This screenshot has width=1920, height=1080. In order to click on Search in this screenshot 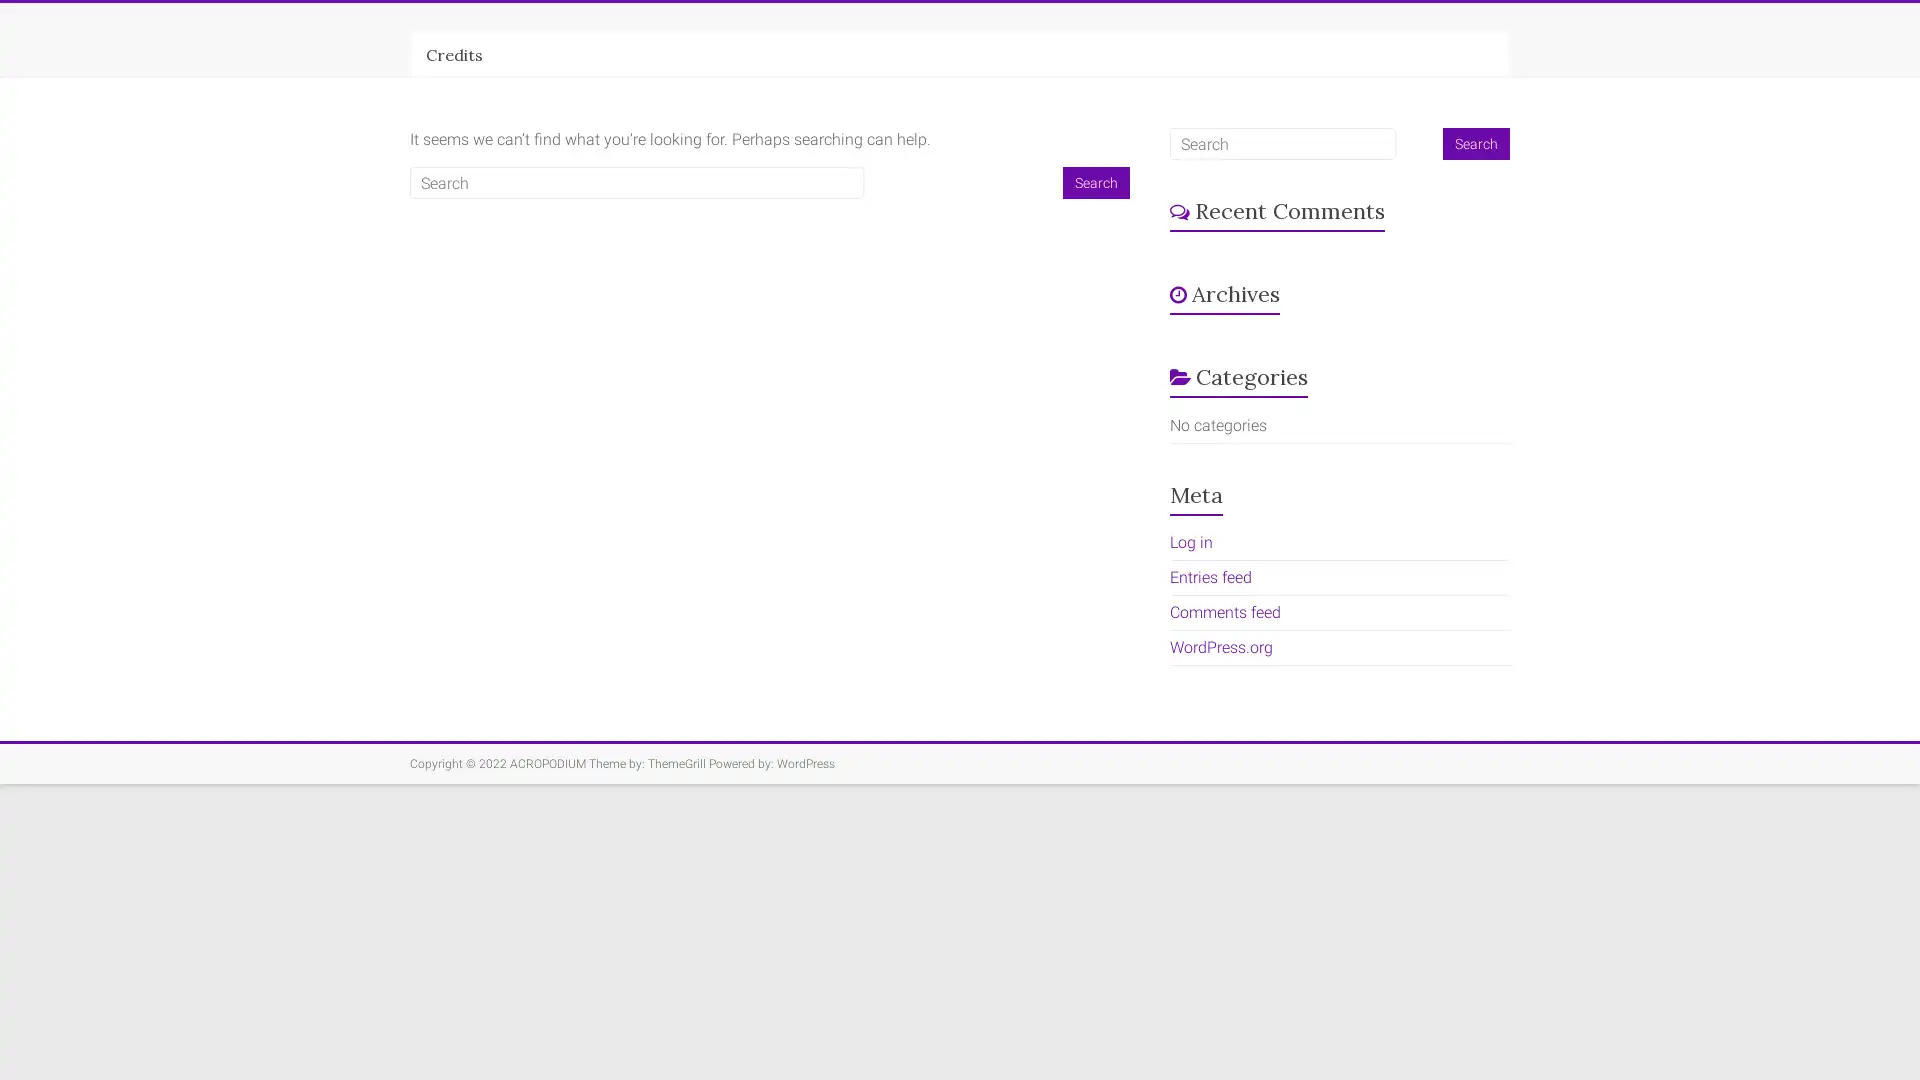, I will do `click(1095, 182)`.